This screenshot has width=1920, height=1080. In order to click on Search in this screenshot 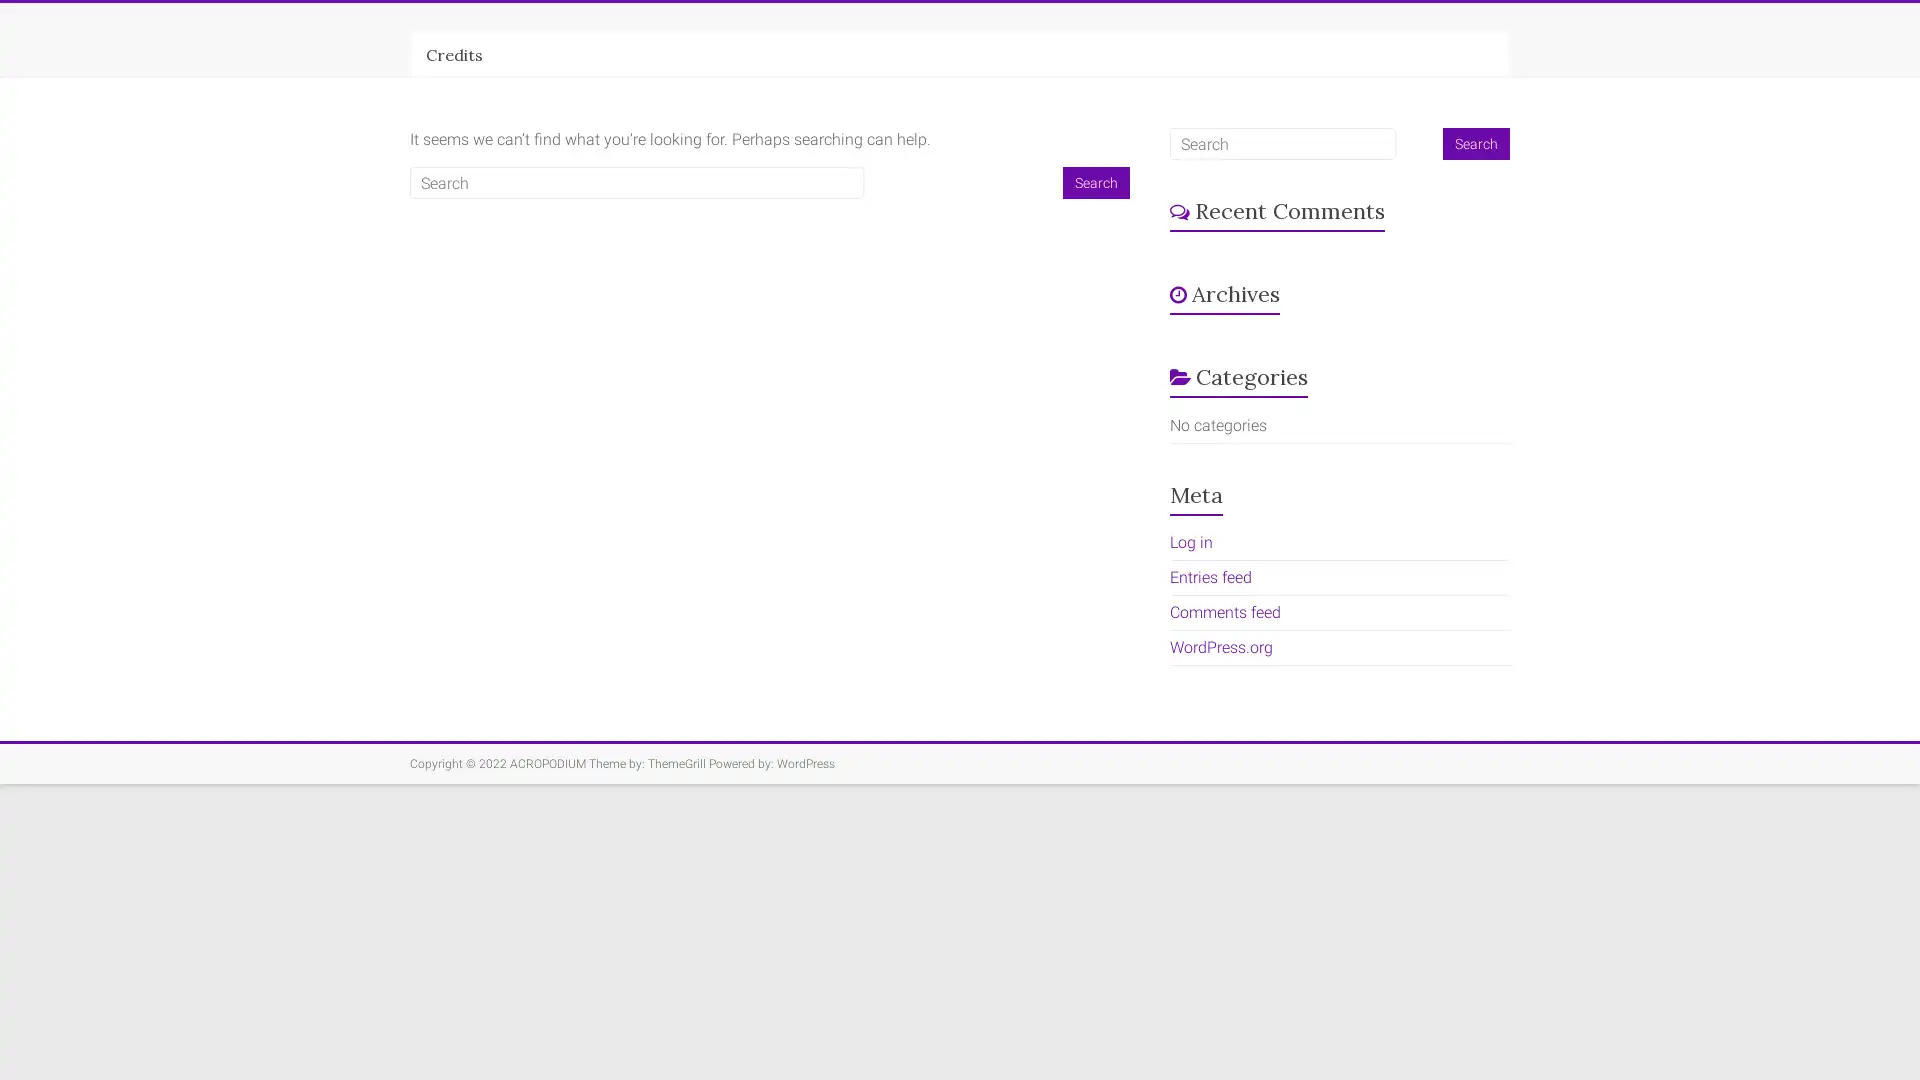, I will do `click(1095, 182)`.